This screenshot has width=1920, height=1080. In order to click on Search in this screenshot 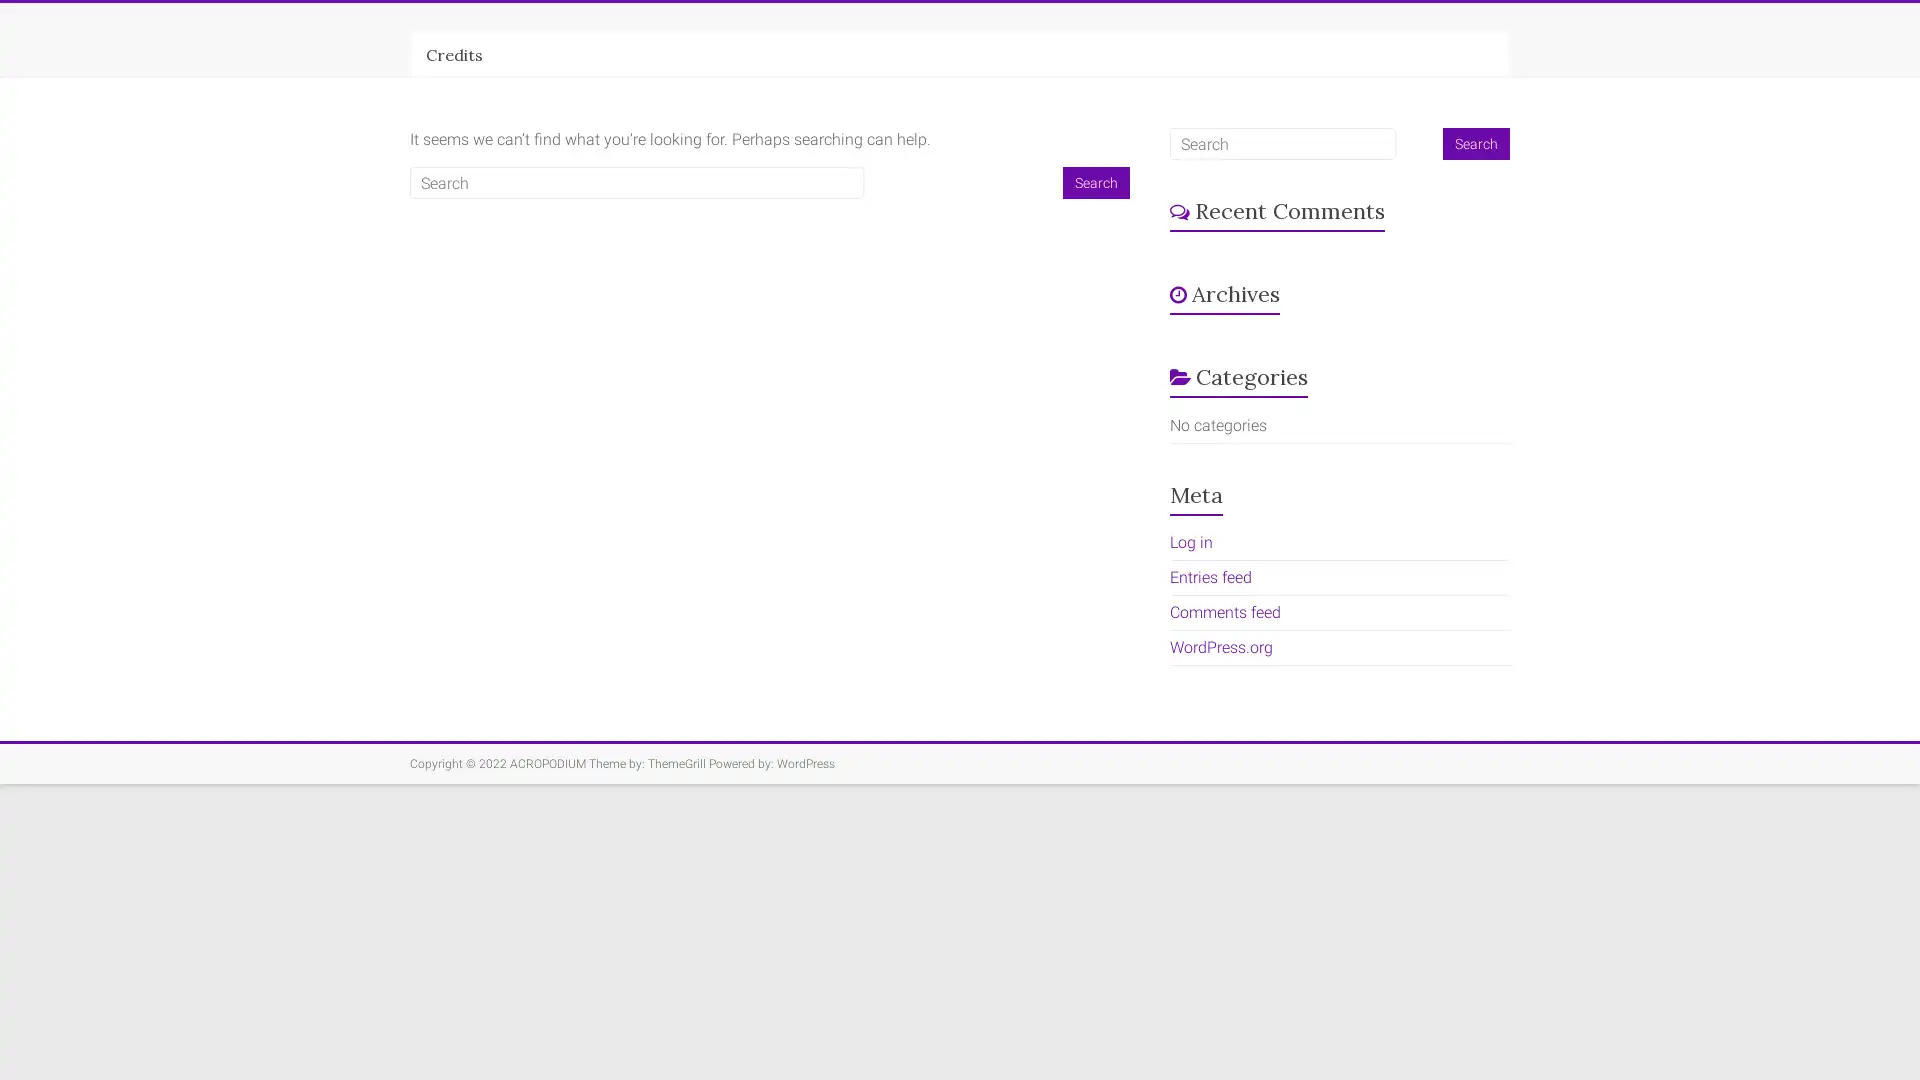, I will do `click(1095, 182)`.